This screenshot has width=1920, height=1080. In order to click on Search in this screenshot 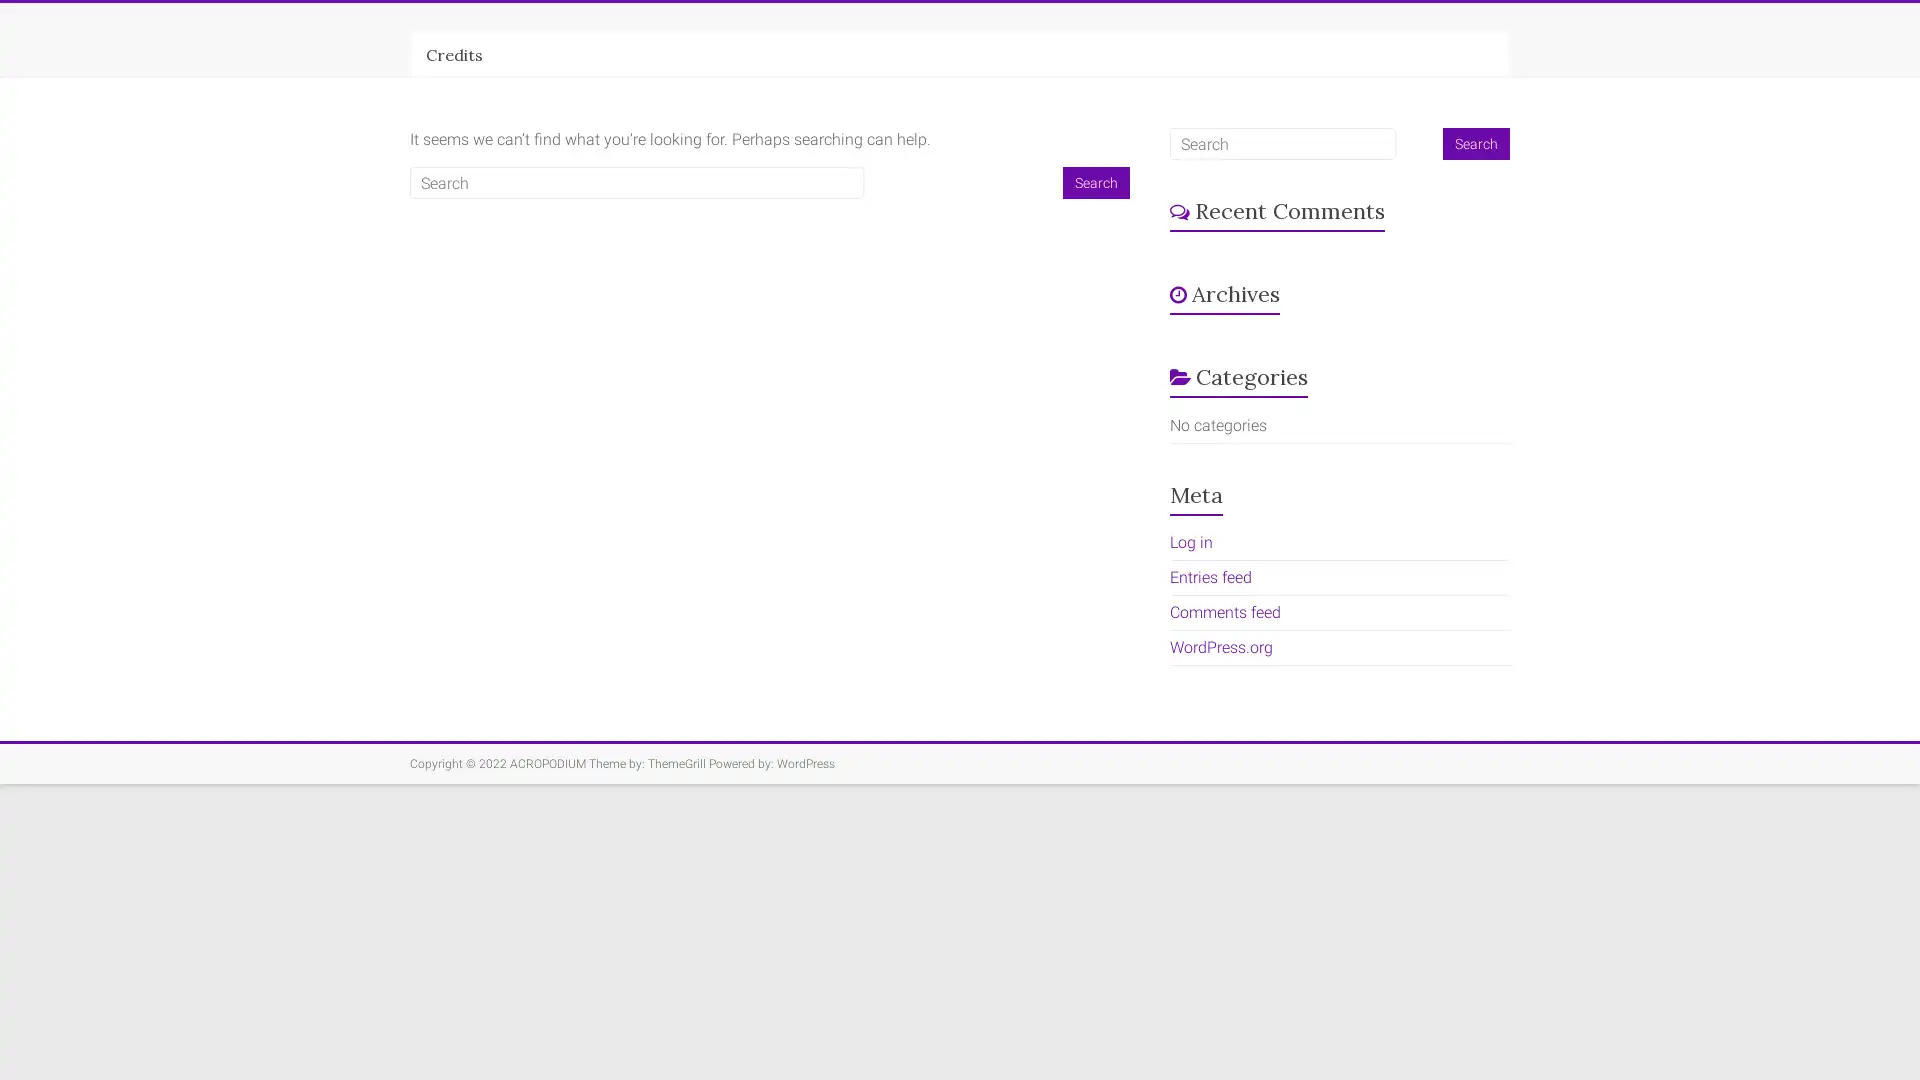, I will do `click(1095, 182)`.